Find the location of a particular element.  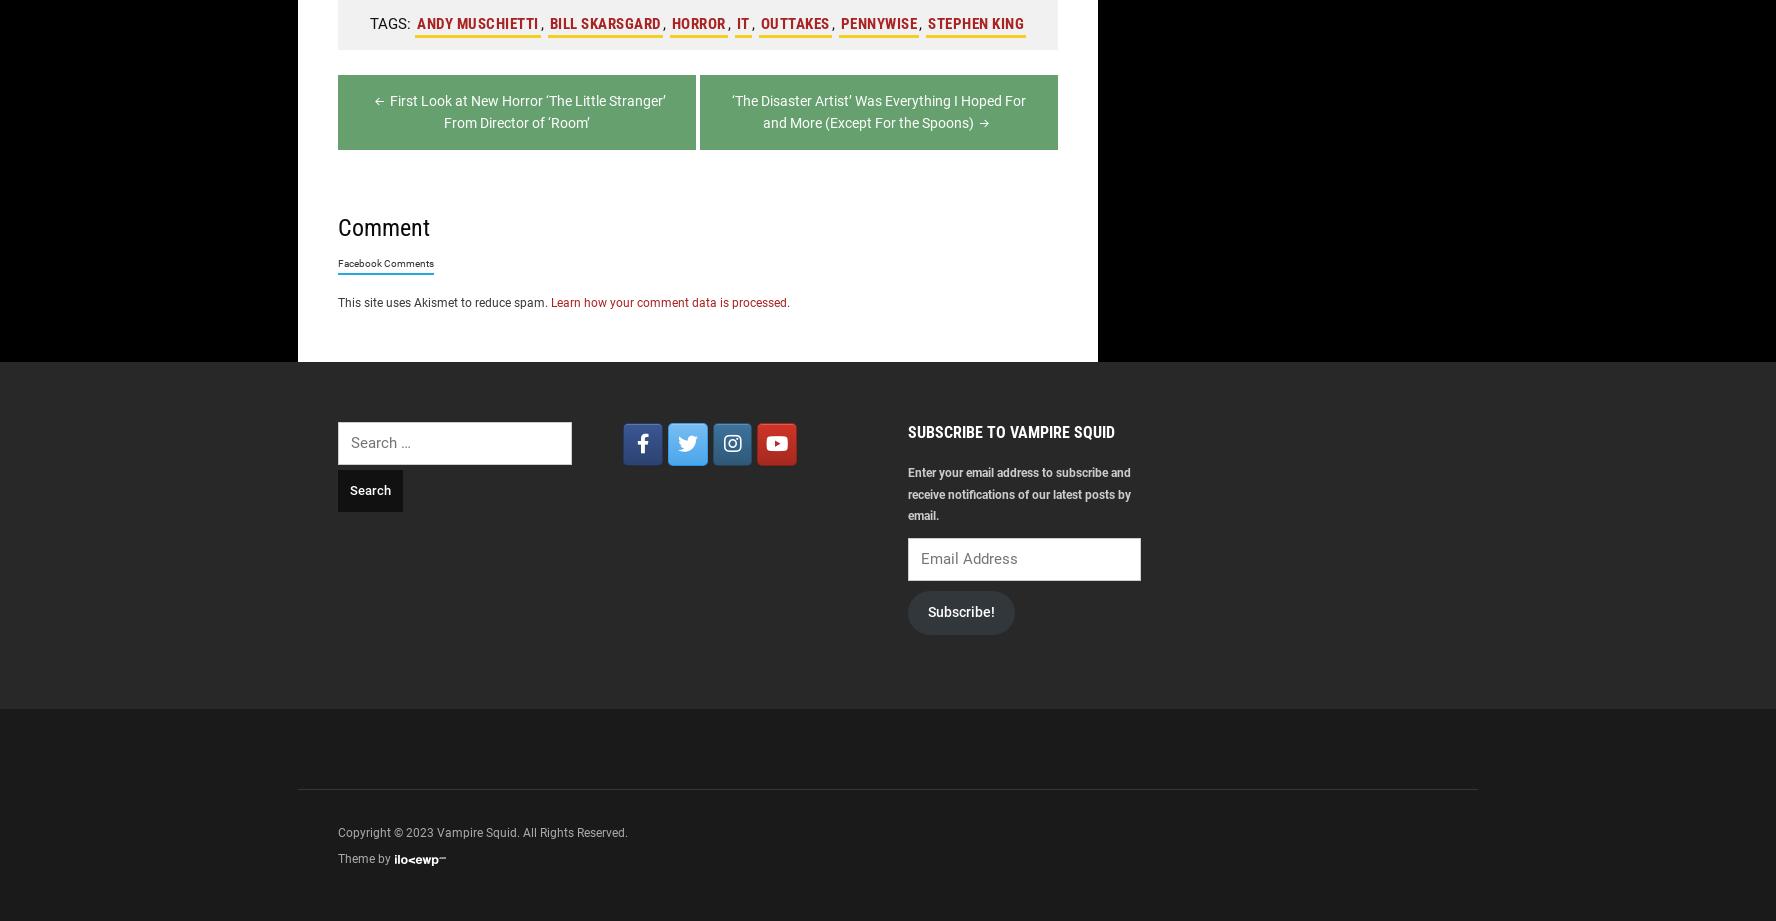

'Facebook Comments' is located at coordinates (336, 261).